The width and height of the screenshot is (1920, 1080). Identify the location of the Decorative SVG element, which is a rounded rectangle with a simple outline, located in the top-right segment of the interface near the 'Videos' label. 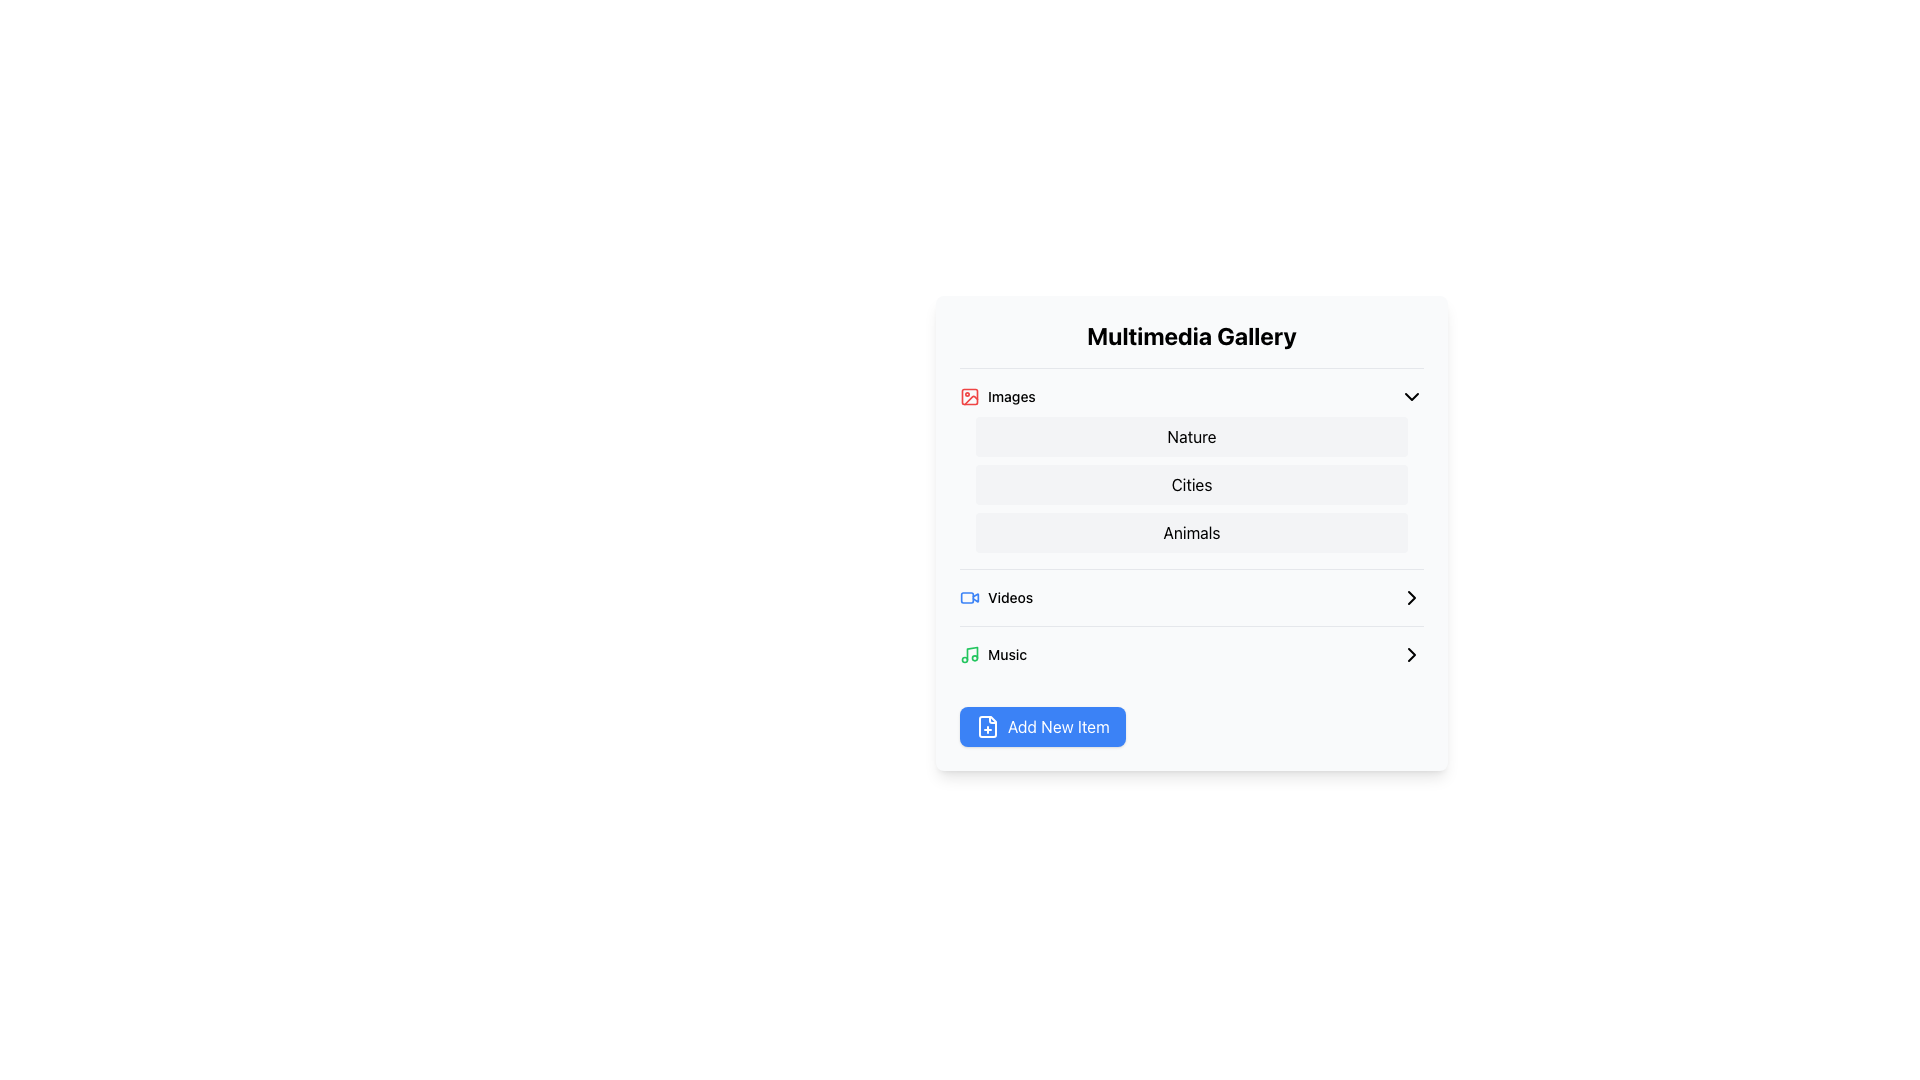
(967, 596).